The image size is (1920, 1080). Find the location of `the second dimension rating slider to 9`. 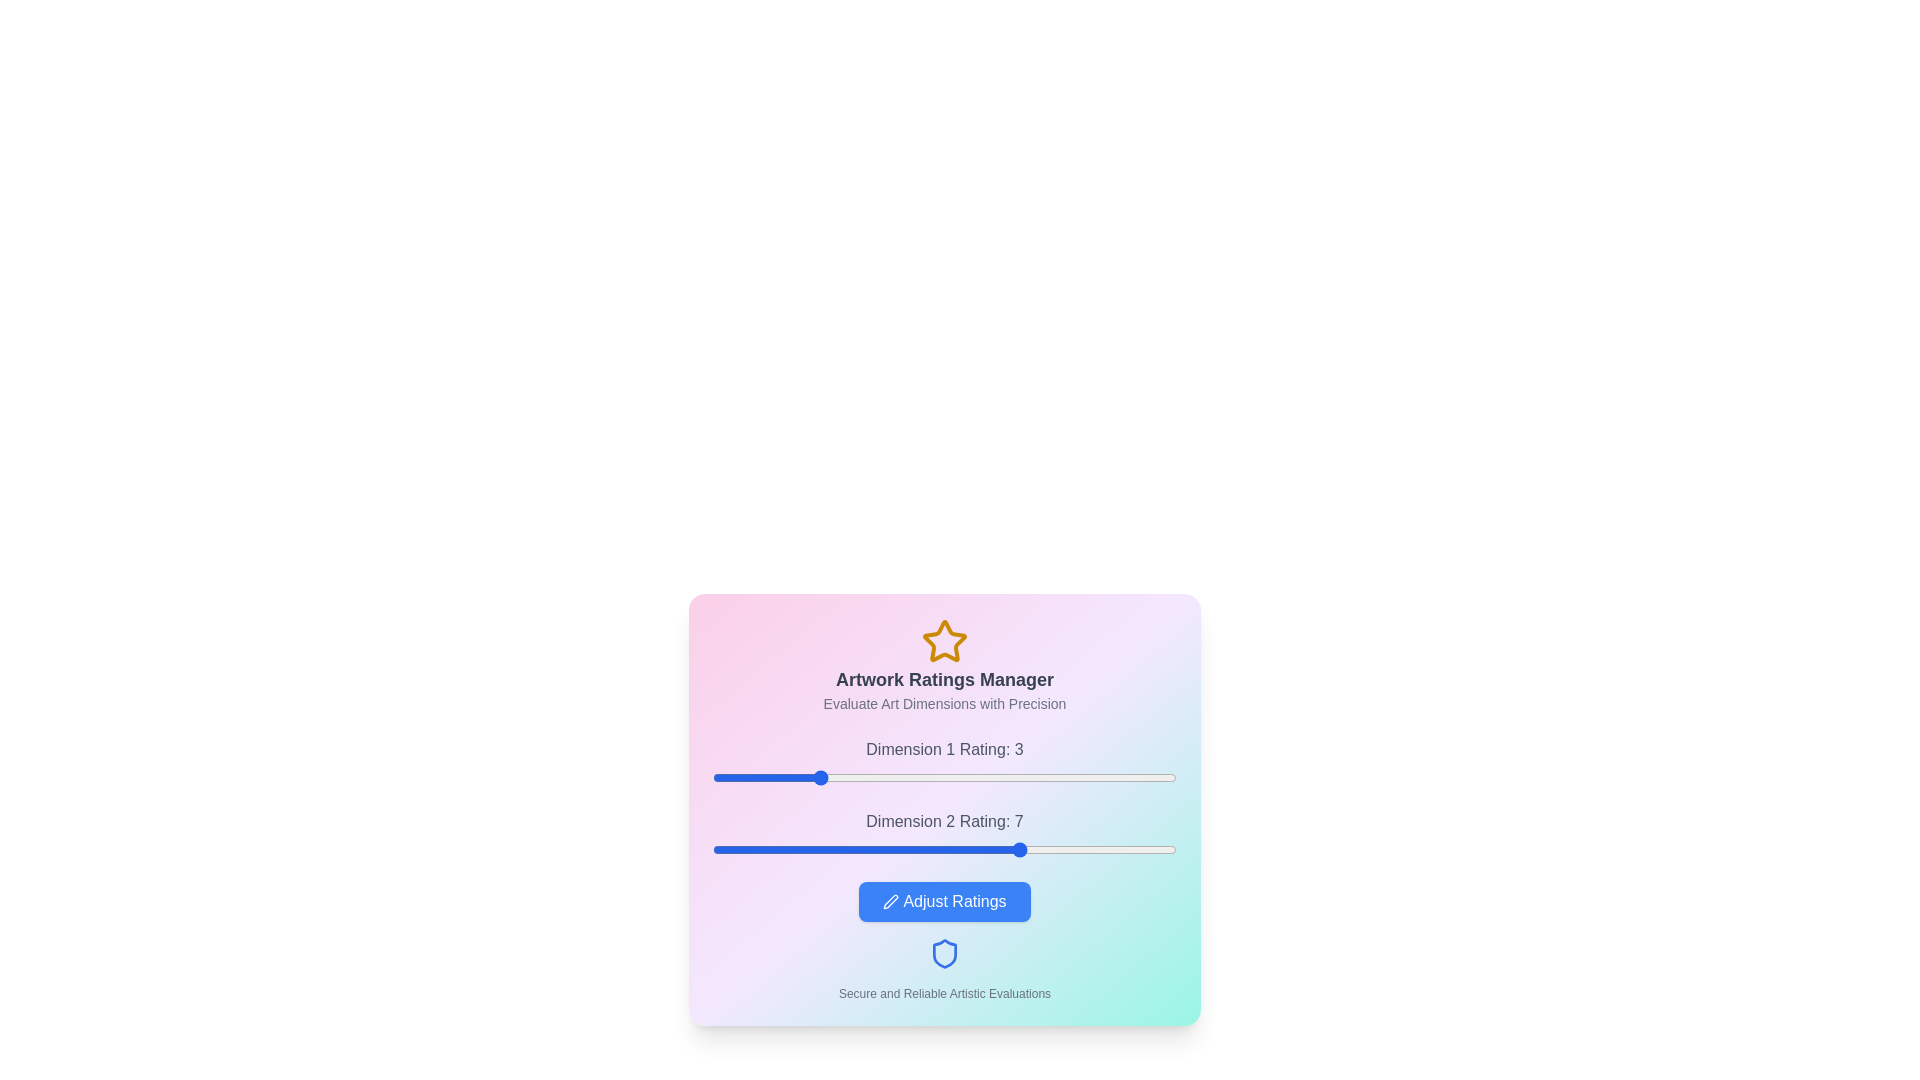

the second dimension rating slider to 9 is located at coordinates (1125, 849).